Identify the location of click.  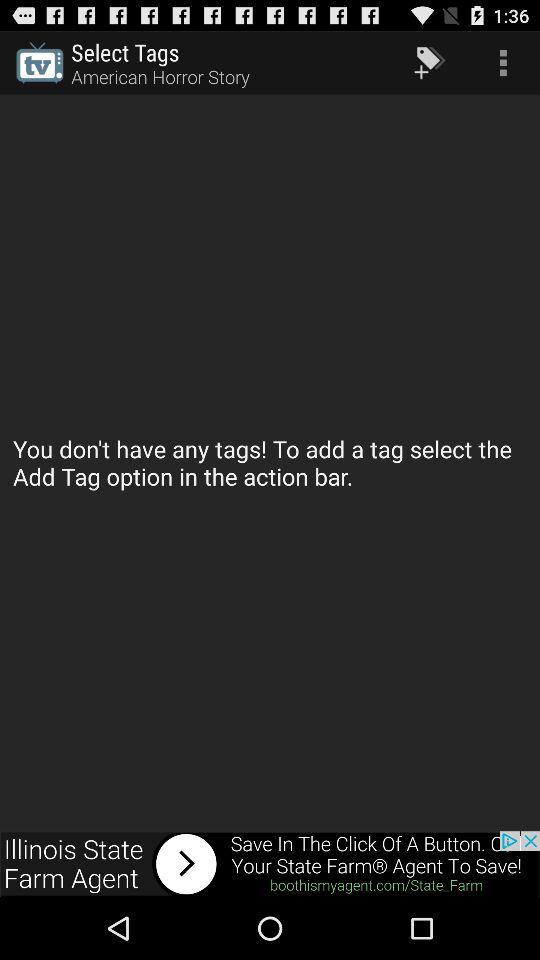
(270, 863).